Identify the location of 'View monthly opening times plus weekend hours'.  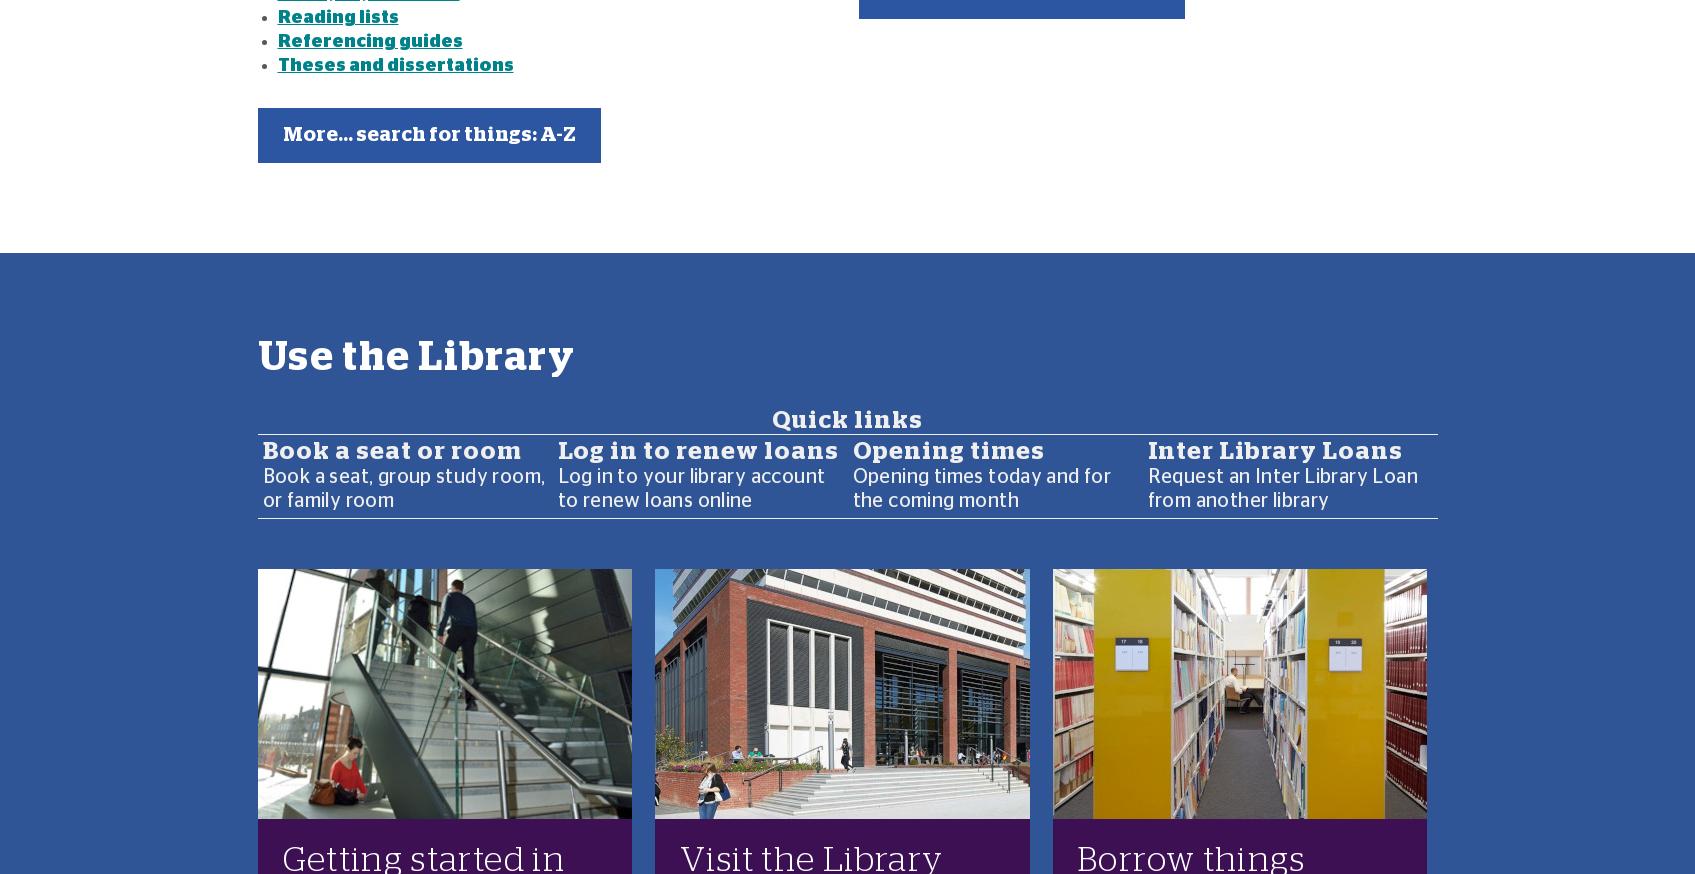
(508, 366).